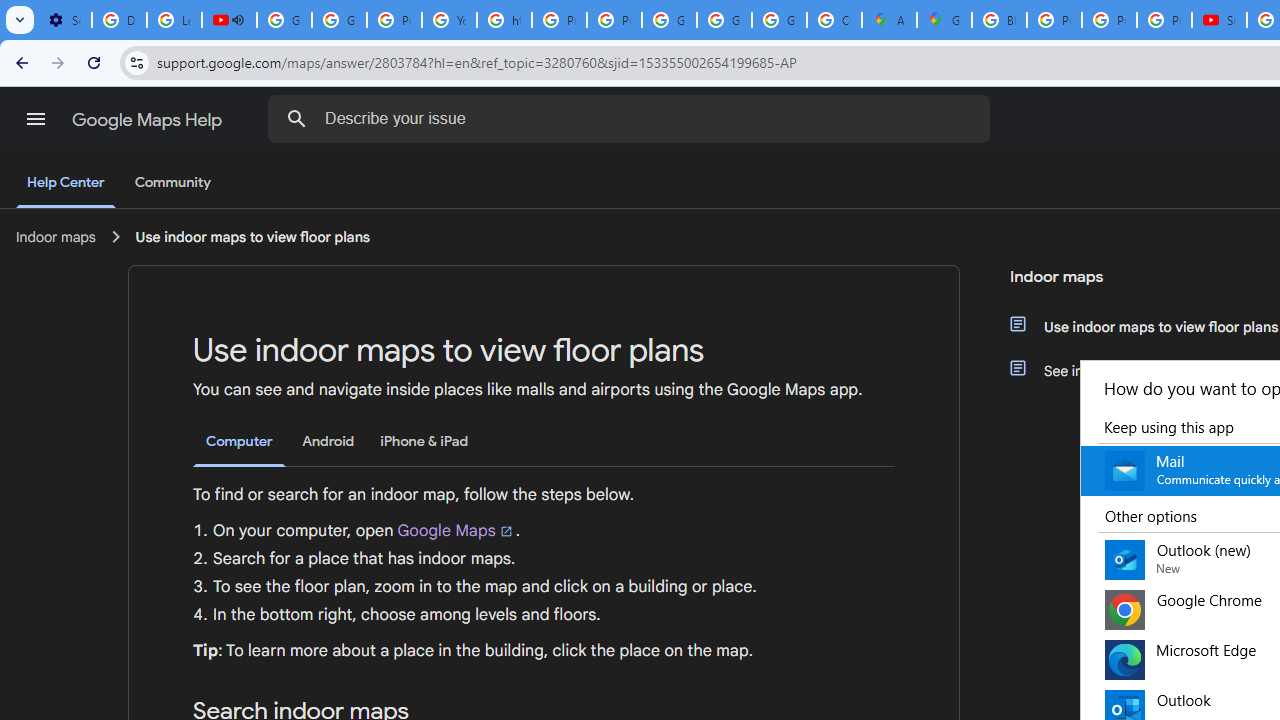 Image resolution: width=1280 pixels, height=720 pixels. Describe the element at coordinates (65, 183) in the screenshot. I see `'Help Center'` at that location.